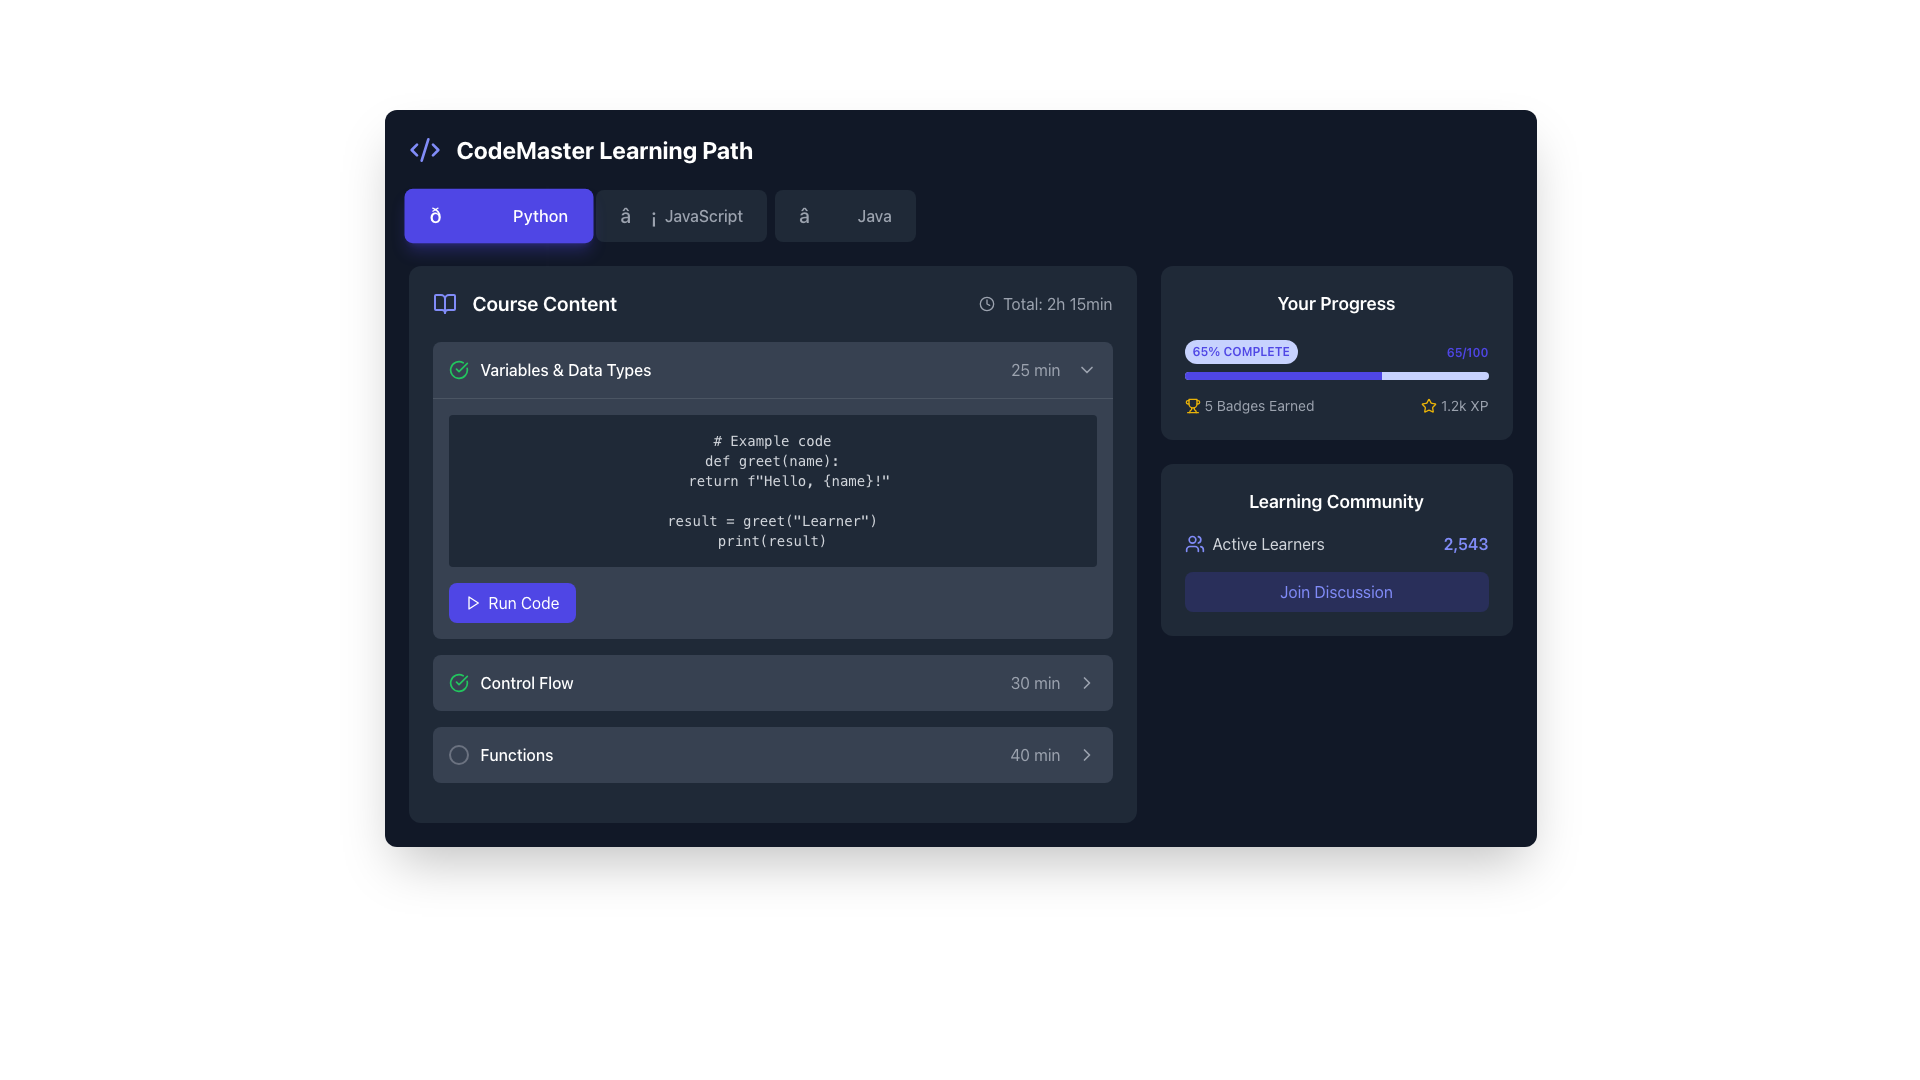 The width and height of the screenshot is (1920, 1080). I want to click on the 'Active Learners' text label, which is styled in grayish hue and positioned to the right of a user icon in the 'Learning Community' section, so click(1267, 543).